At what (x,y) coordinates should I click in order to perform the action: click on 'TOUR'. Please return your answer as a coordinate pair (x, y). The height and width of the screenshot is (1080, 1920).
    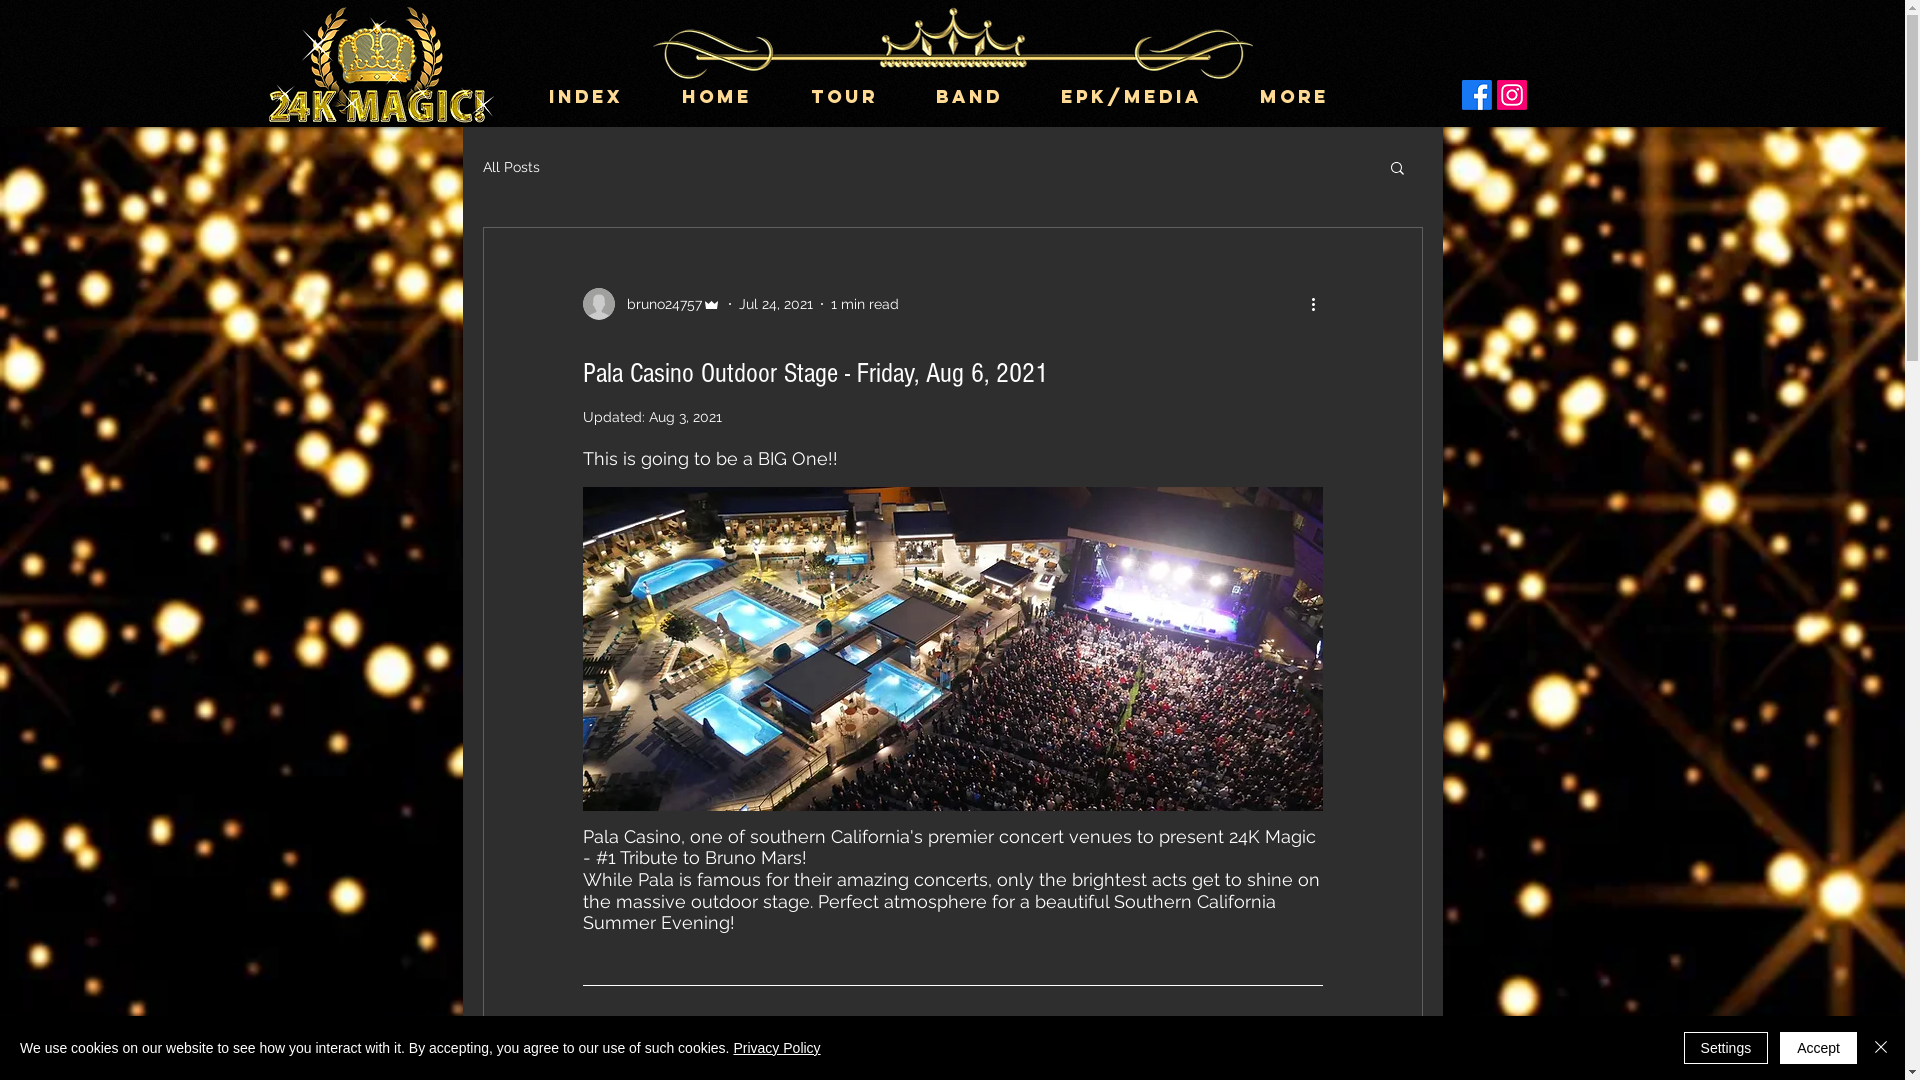
    Looking at the image, I should click on (858, 96).